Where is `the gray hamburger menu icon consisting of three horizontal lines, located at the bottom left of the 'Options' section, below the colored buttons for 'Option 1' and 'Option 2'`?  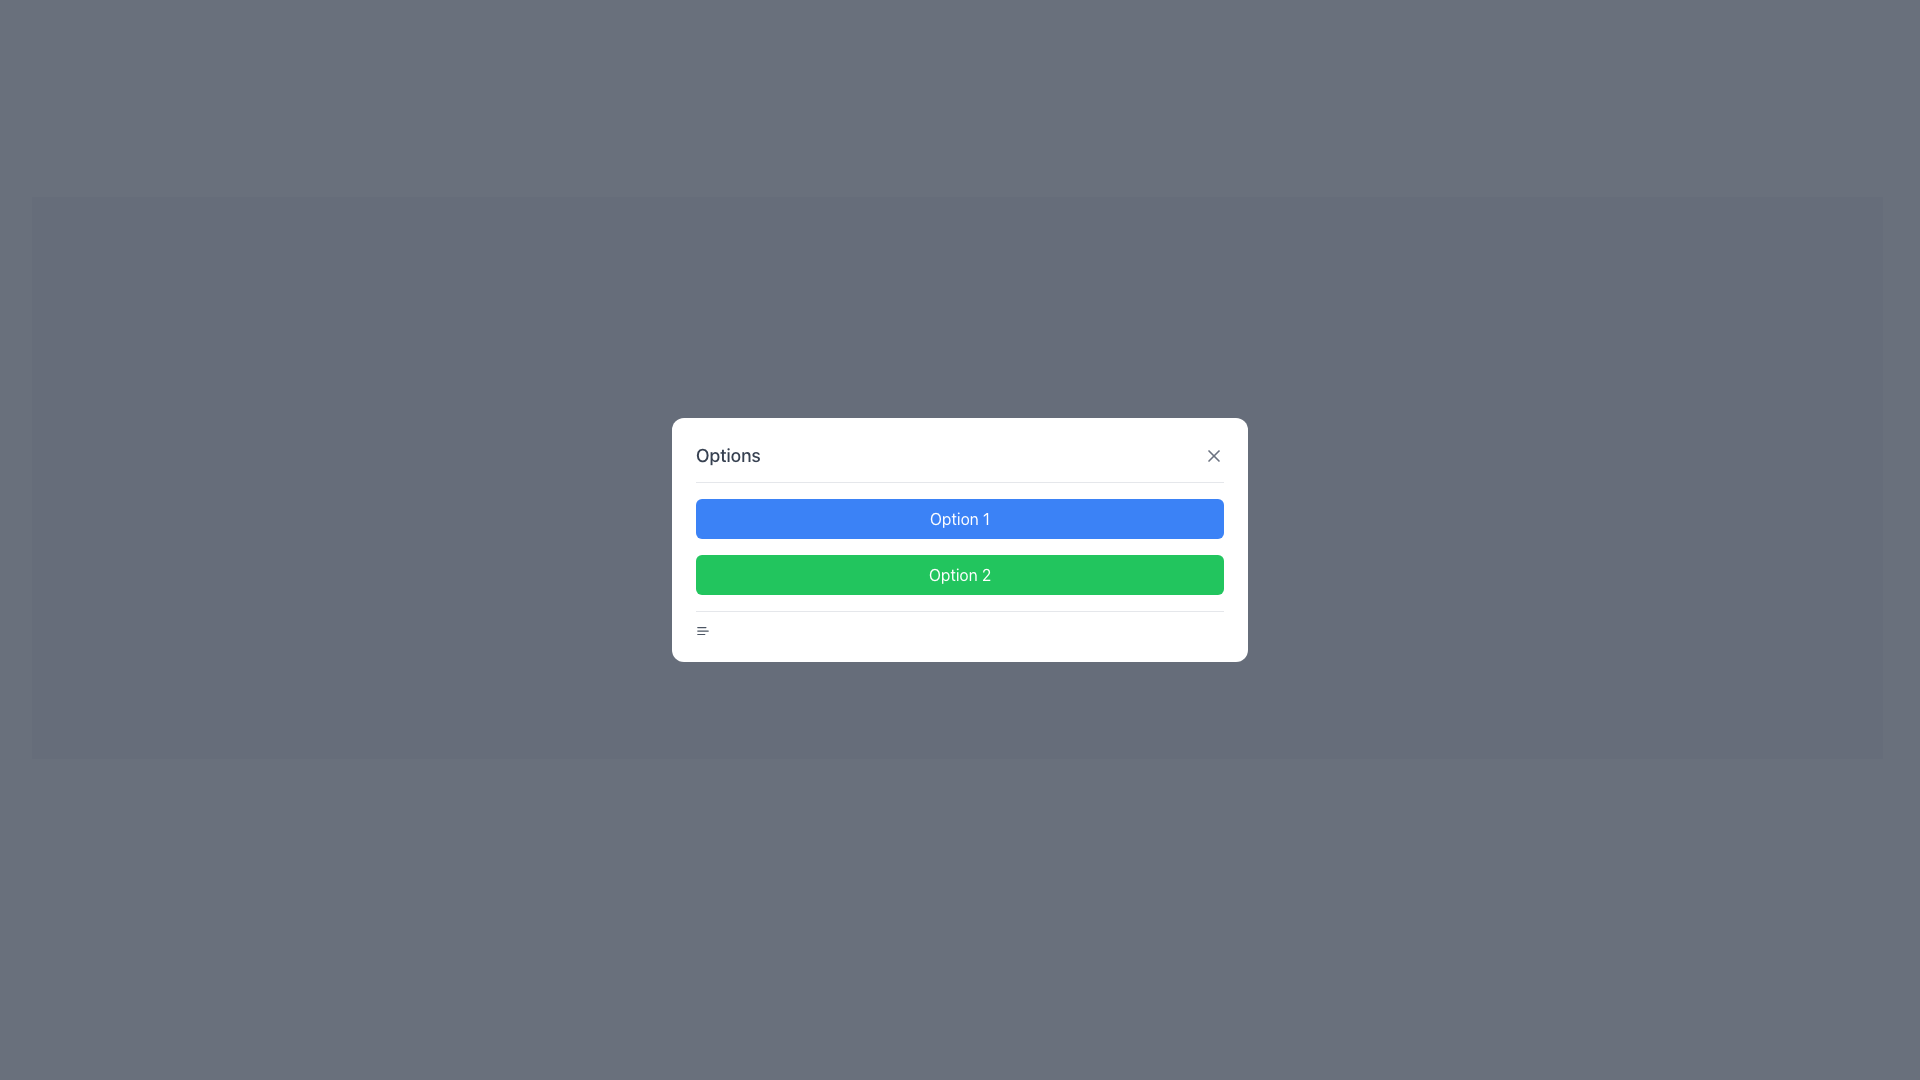 the gray hamburger menu icon consisting of three horizontal lines, located at the bottom left of the 'Options' section, below the colored buttons for 'Option 1' and 'Option 2' is located at coordinates (702, 631).